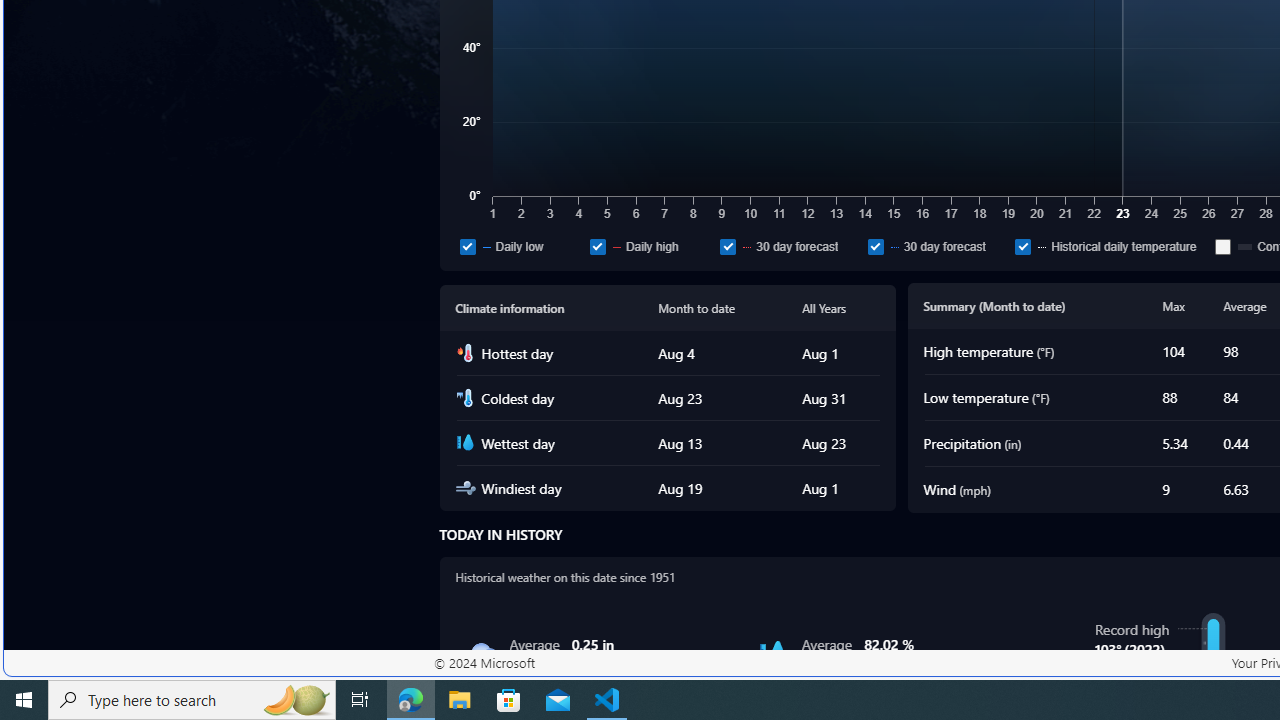 This screenshot has height=720, width=1280. What do you see at coordinates (466, 245) in the screenshot?
I see `'Daily low'` at bounding box center [466, 245].